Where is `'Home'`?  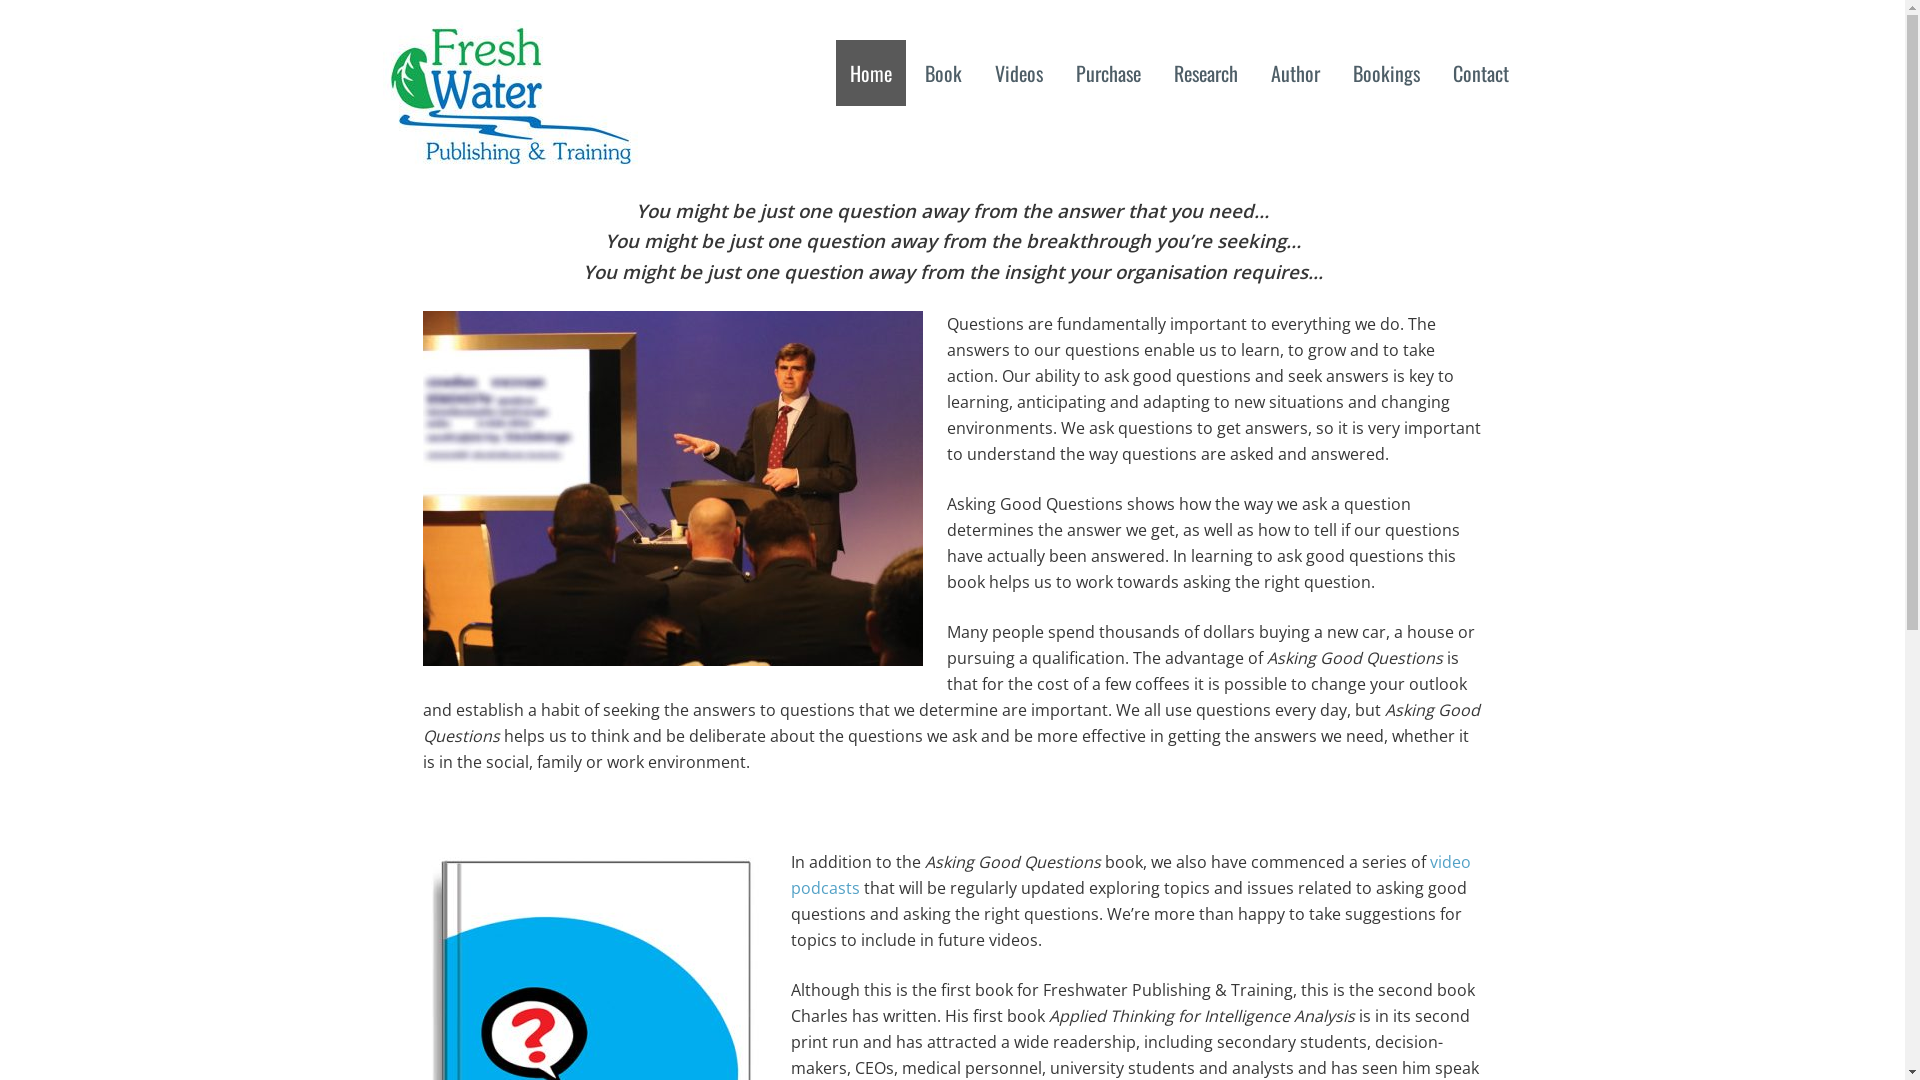
'Home' is located at coordinates (835, 72).